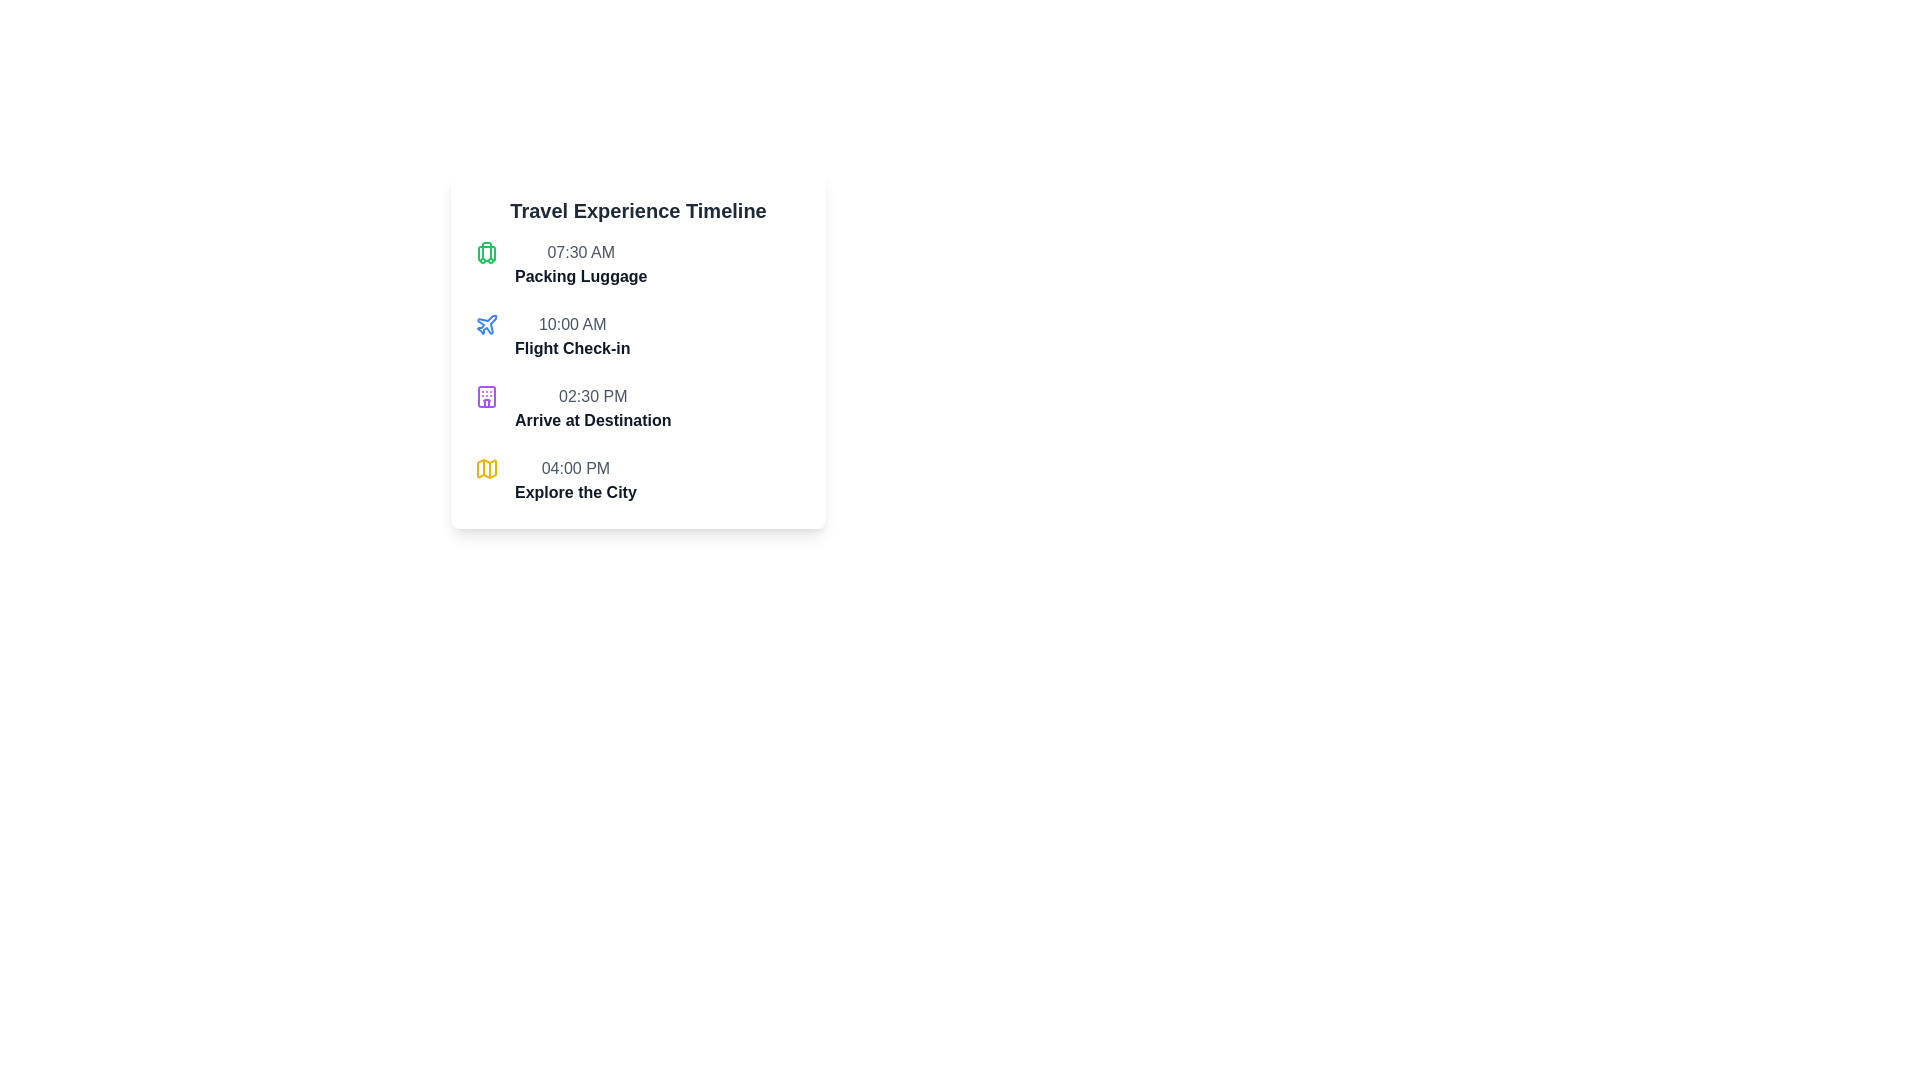 The width and height of the screenshot is (1920, 1080). What do you see at coordinates (571, 347) in the screenshot?
I see `text 'Flight Check-in' which is displayed in bold, dark gray font located below the time '10:00 AM' in the timeline layout` at bounding box center [571, 347].